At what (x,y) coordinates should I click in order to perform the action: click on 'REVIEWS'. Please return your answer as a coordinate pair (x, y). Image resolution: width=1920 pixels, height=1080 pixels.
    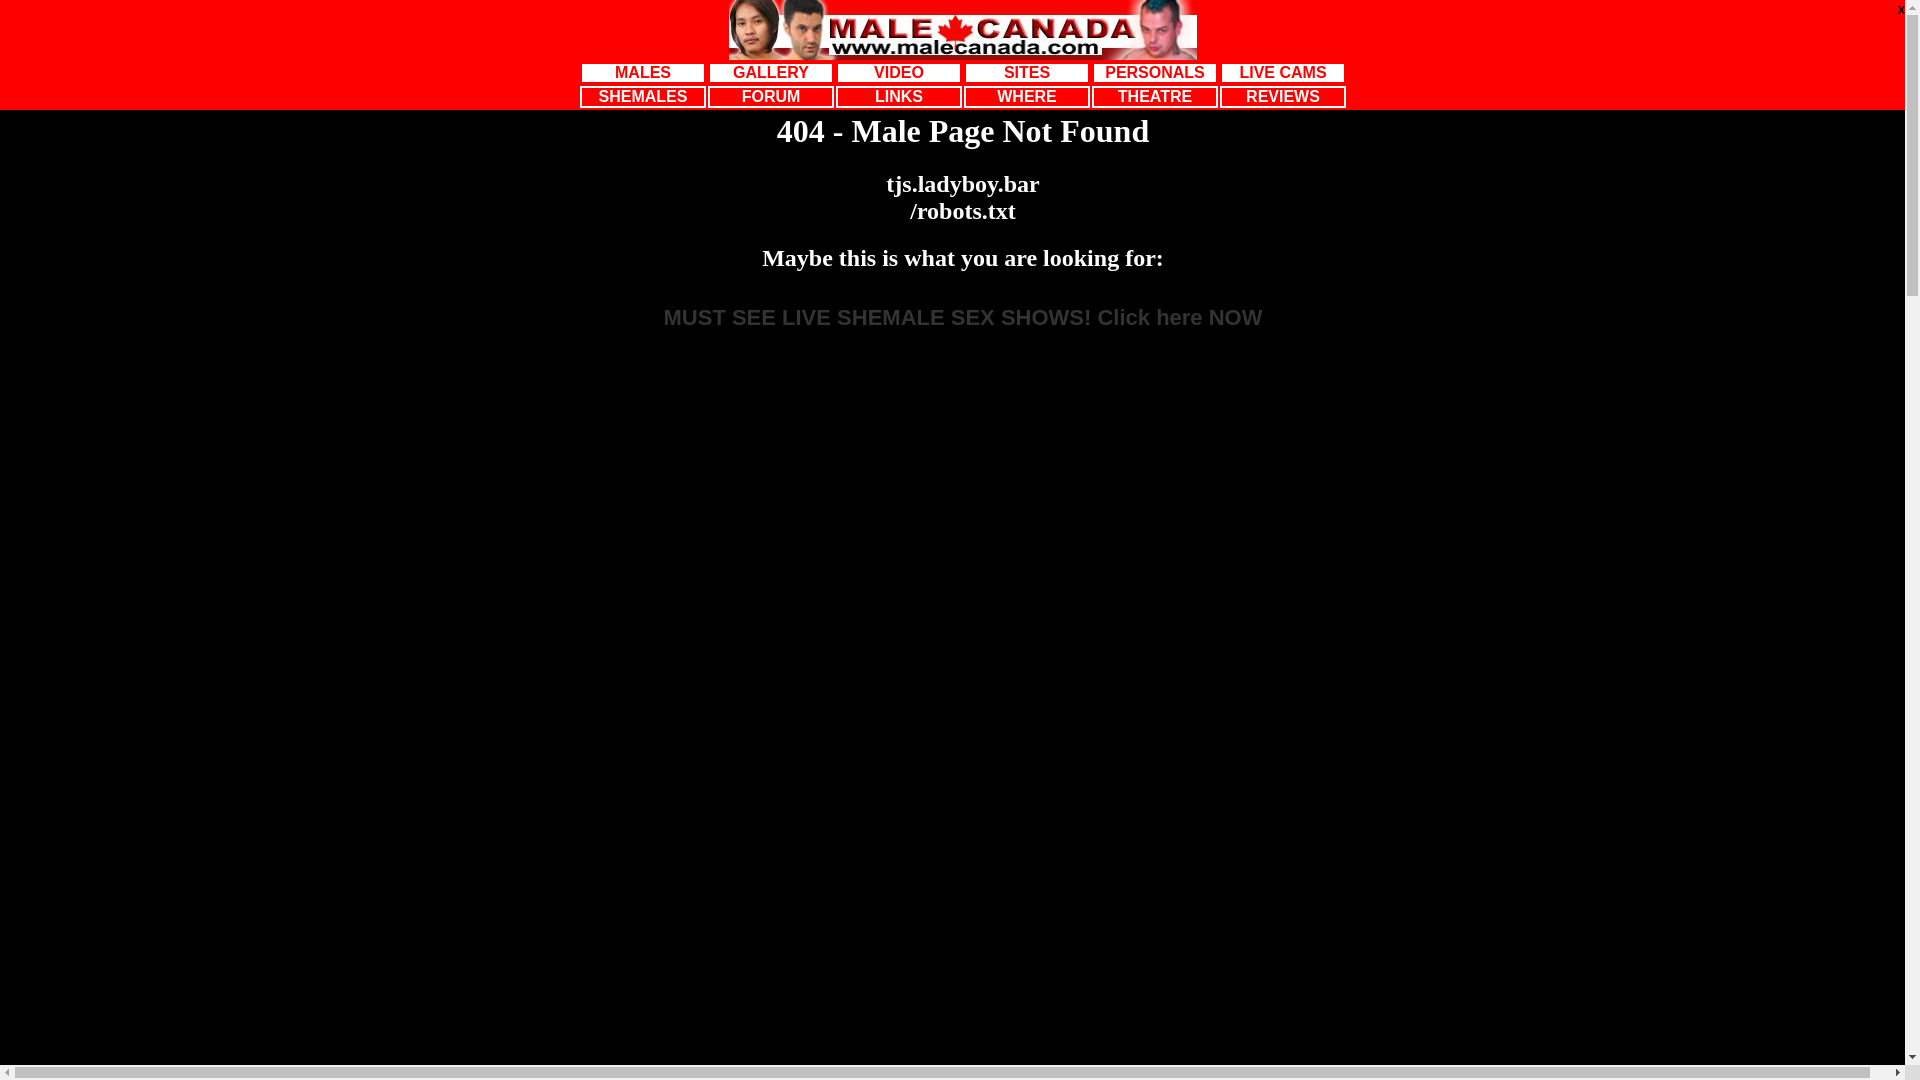
    Looking at the image, I should click on (1282, 96).